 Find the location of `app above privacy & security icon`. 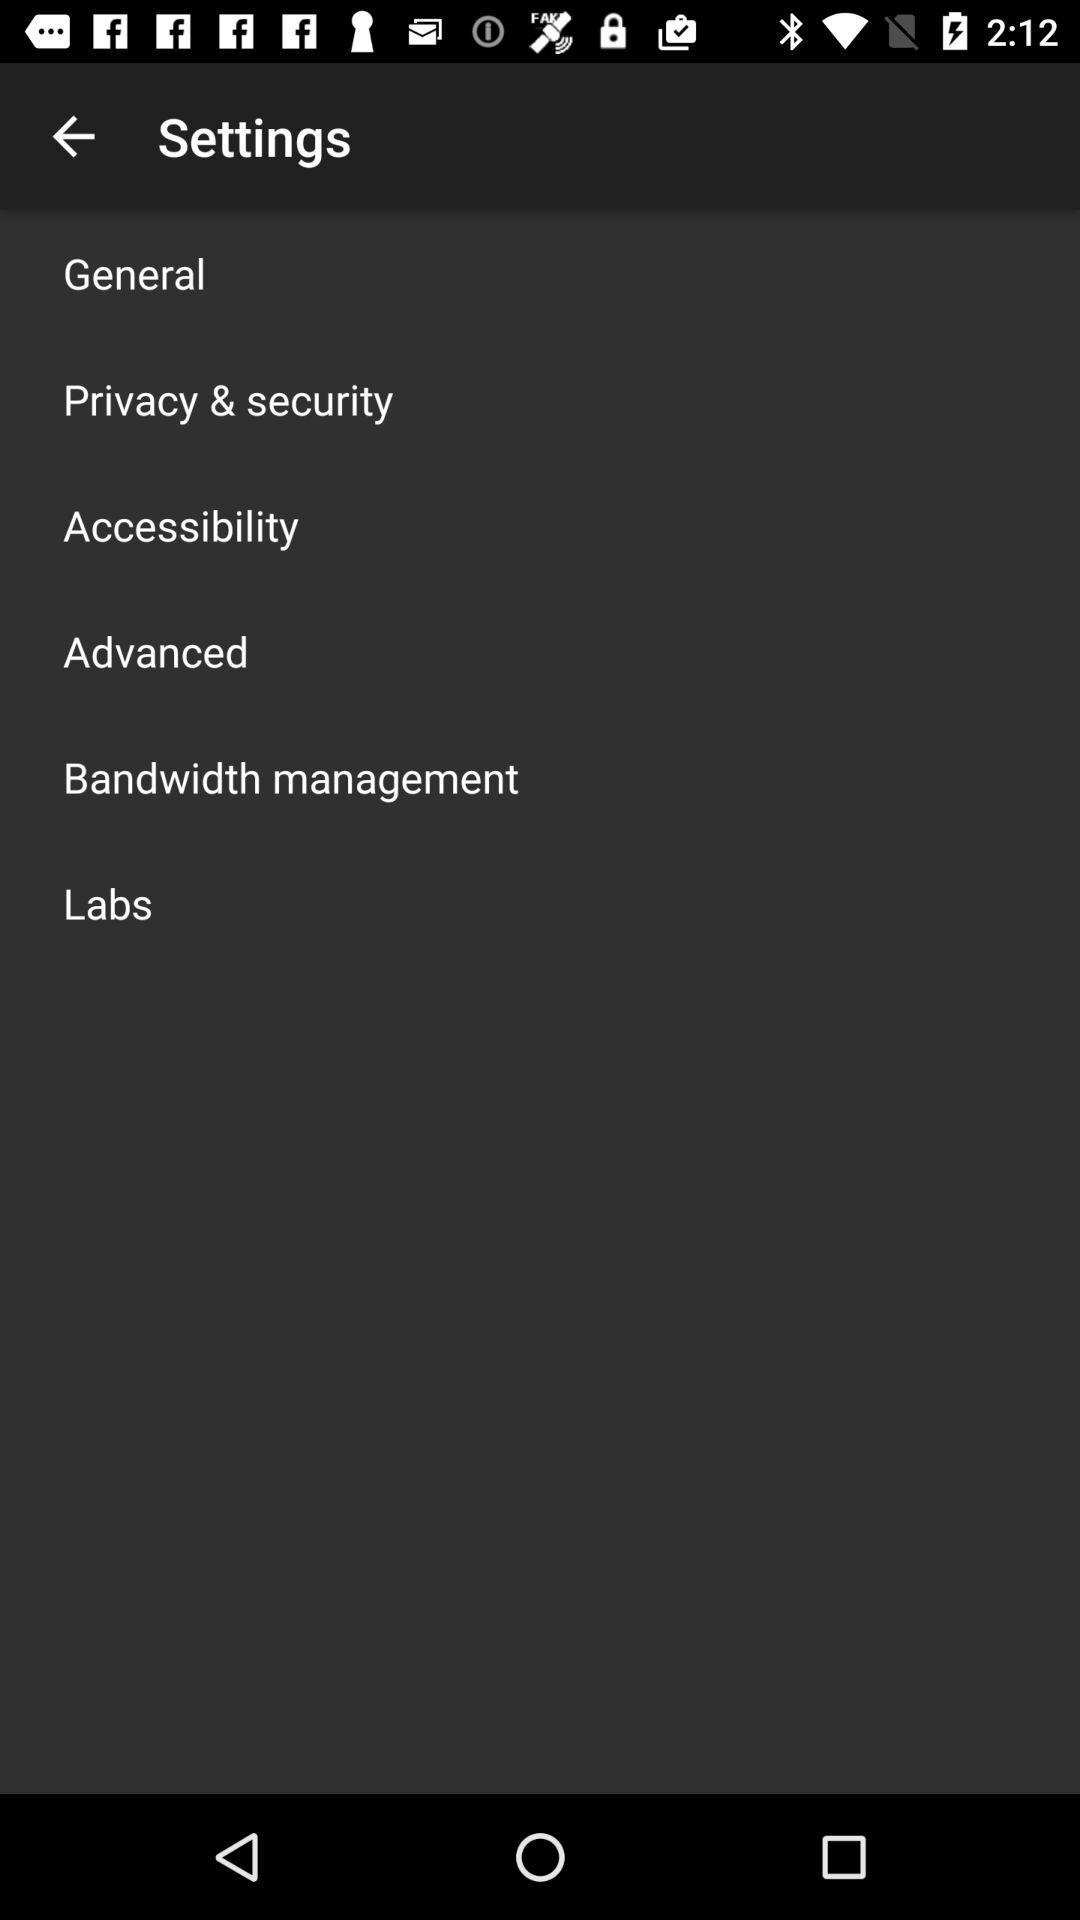

app above privacy & security icon is located at coordinates (134, 272).